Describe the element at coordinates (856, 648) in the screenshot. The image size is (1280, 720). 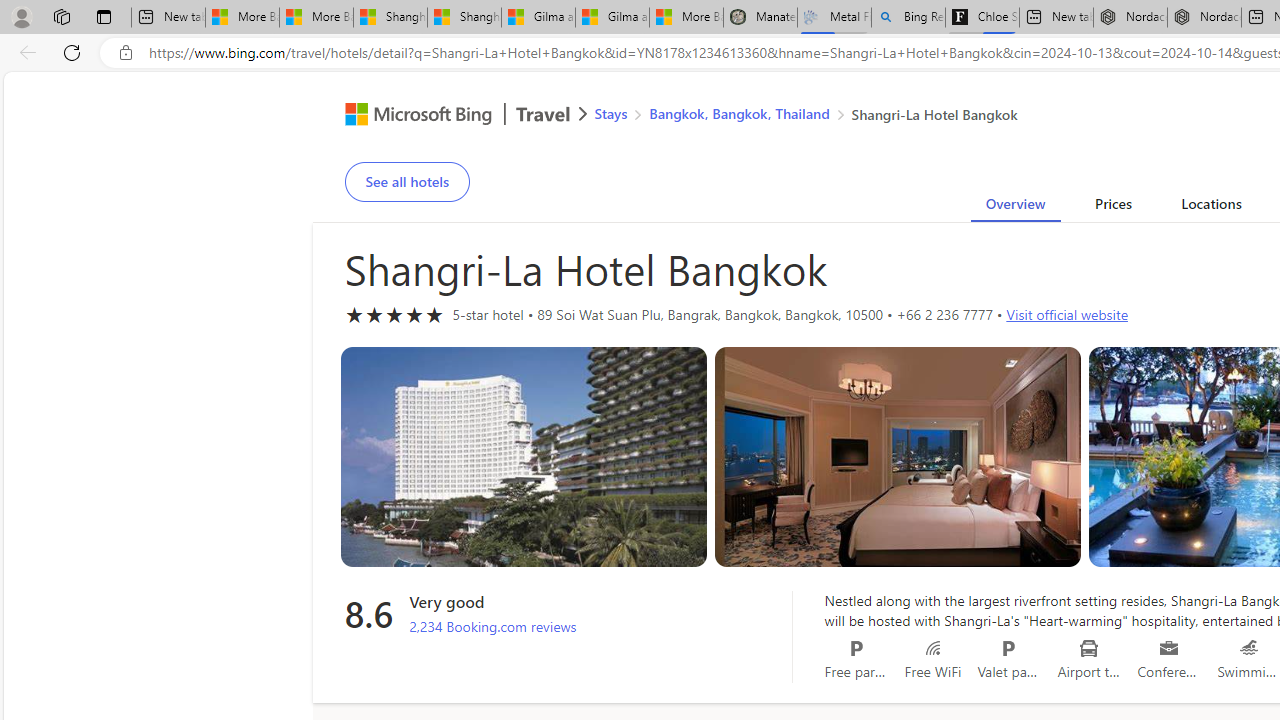
I see `'Free parking'` at that location.